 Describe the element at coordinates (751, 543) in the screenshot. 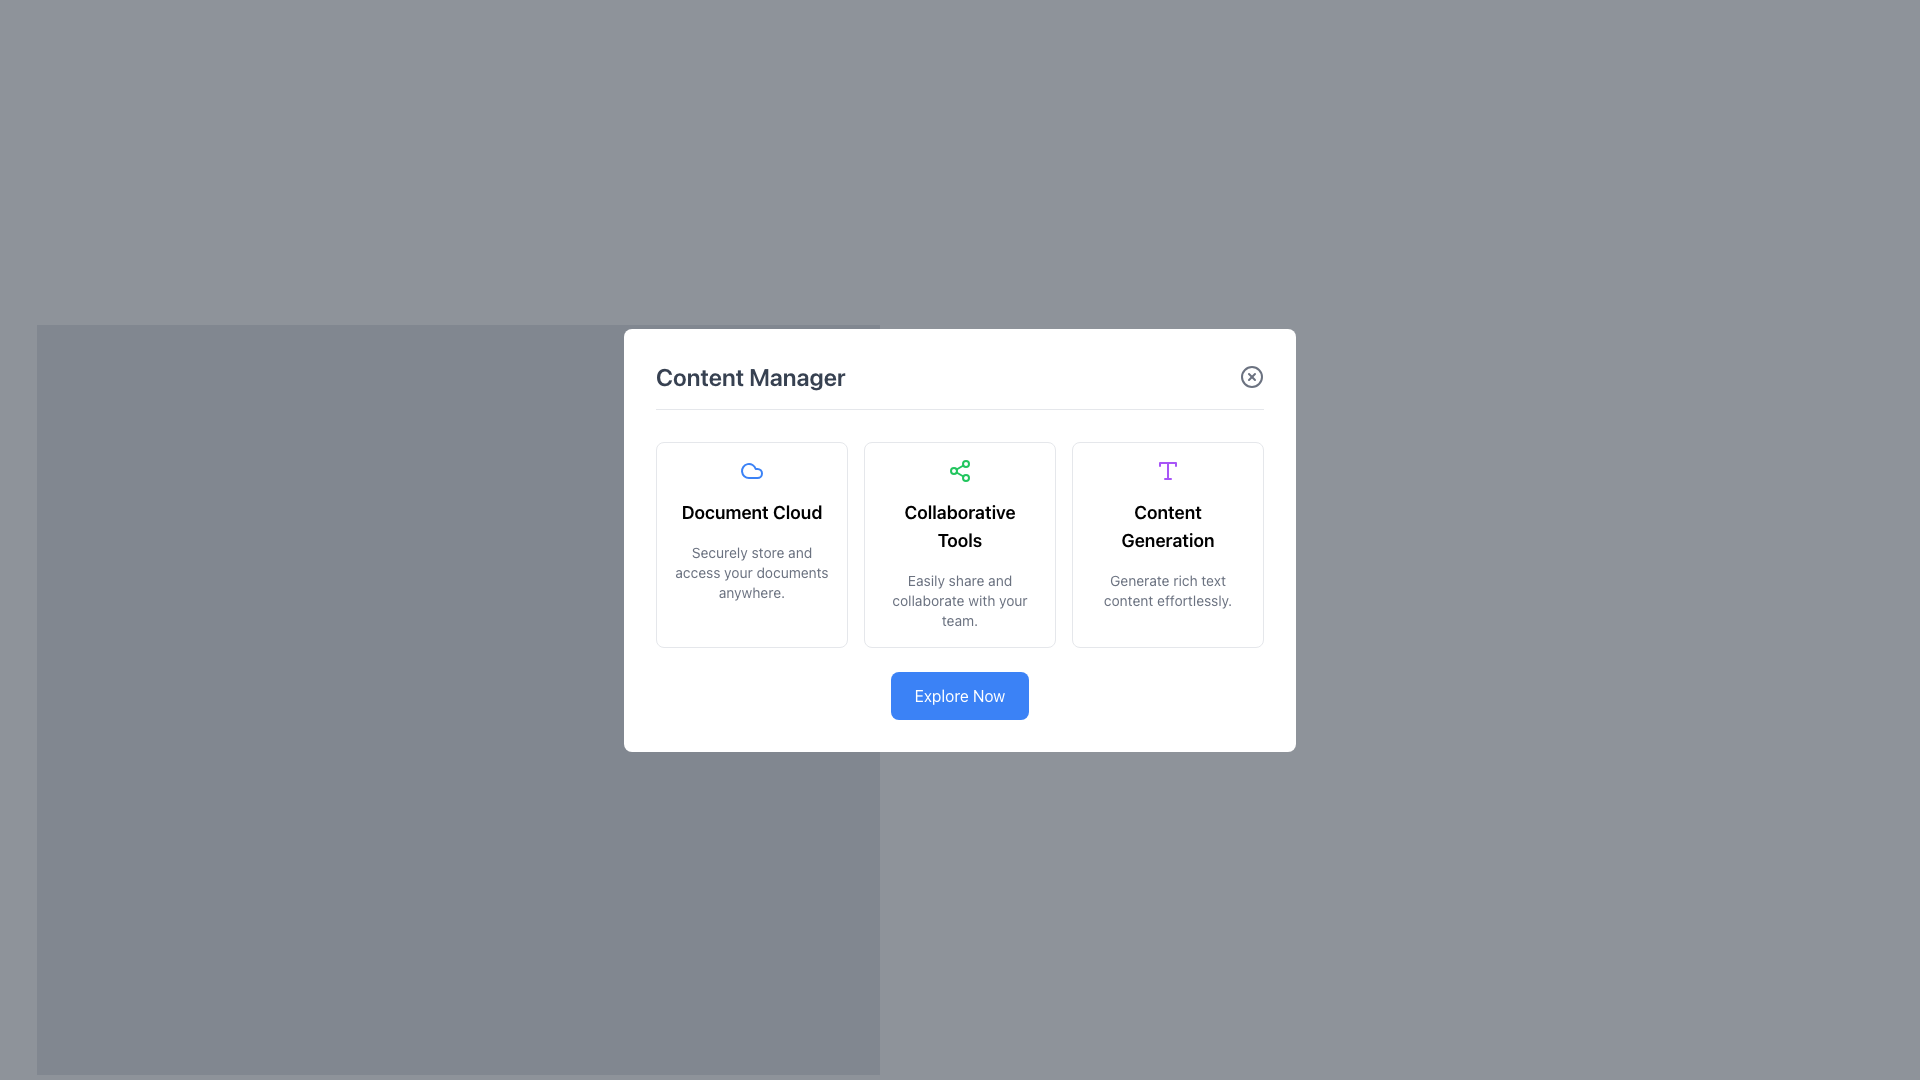

I see `the top-left informational card about the 'Document Cloud' feature, which is the first card in a grid layout and positioned above the 'Explore Now' button` at that location.